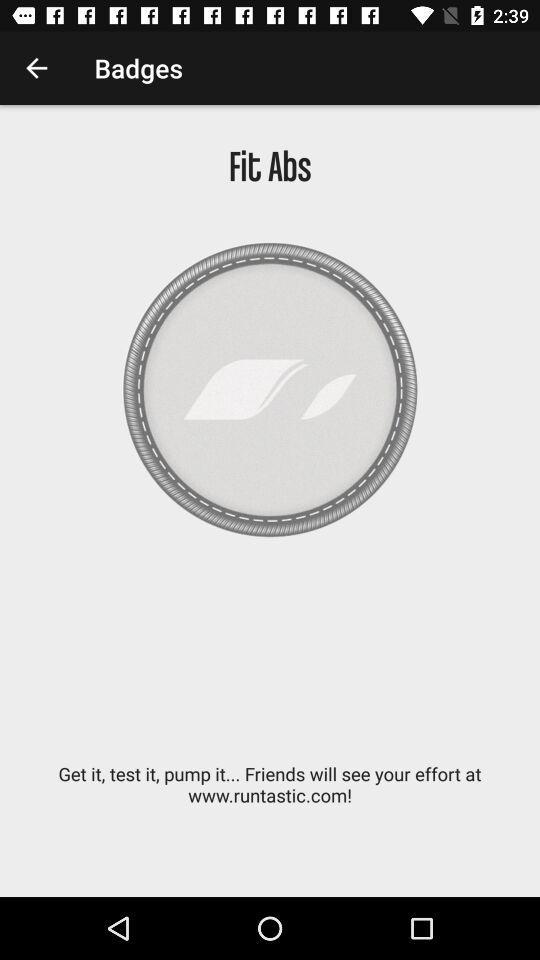 The image size is (540, 960). What do you see at coordinates (36, 68) in the screenshot?
I see `the icon to the left of badges icon` at bounding box center [36, 68].